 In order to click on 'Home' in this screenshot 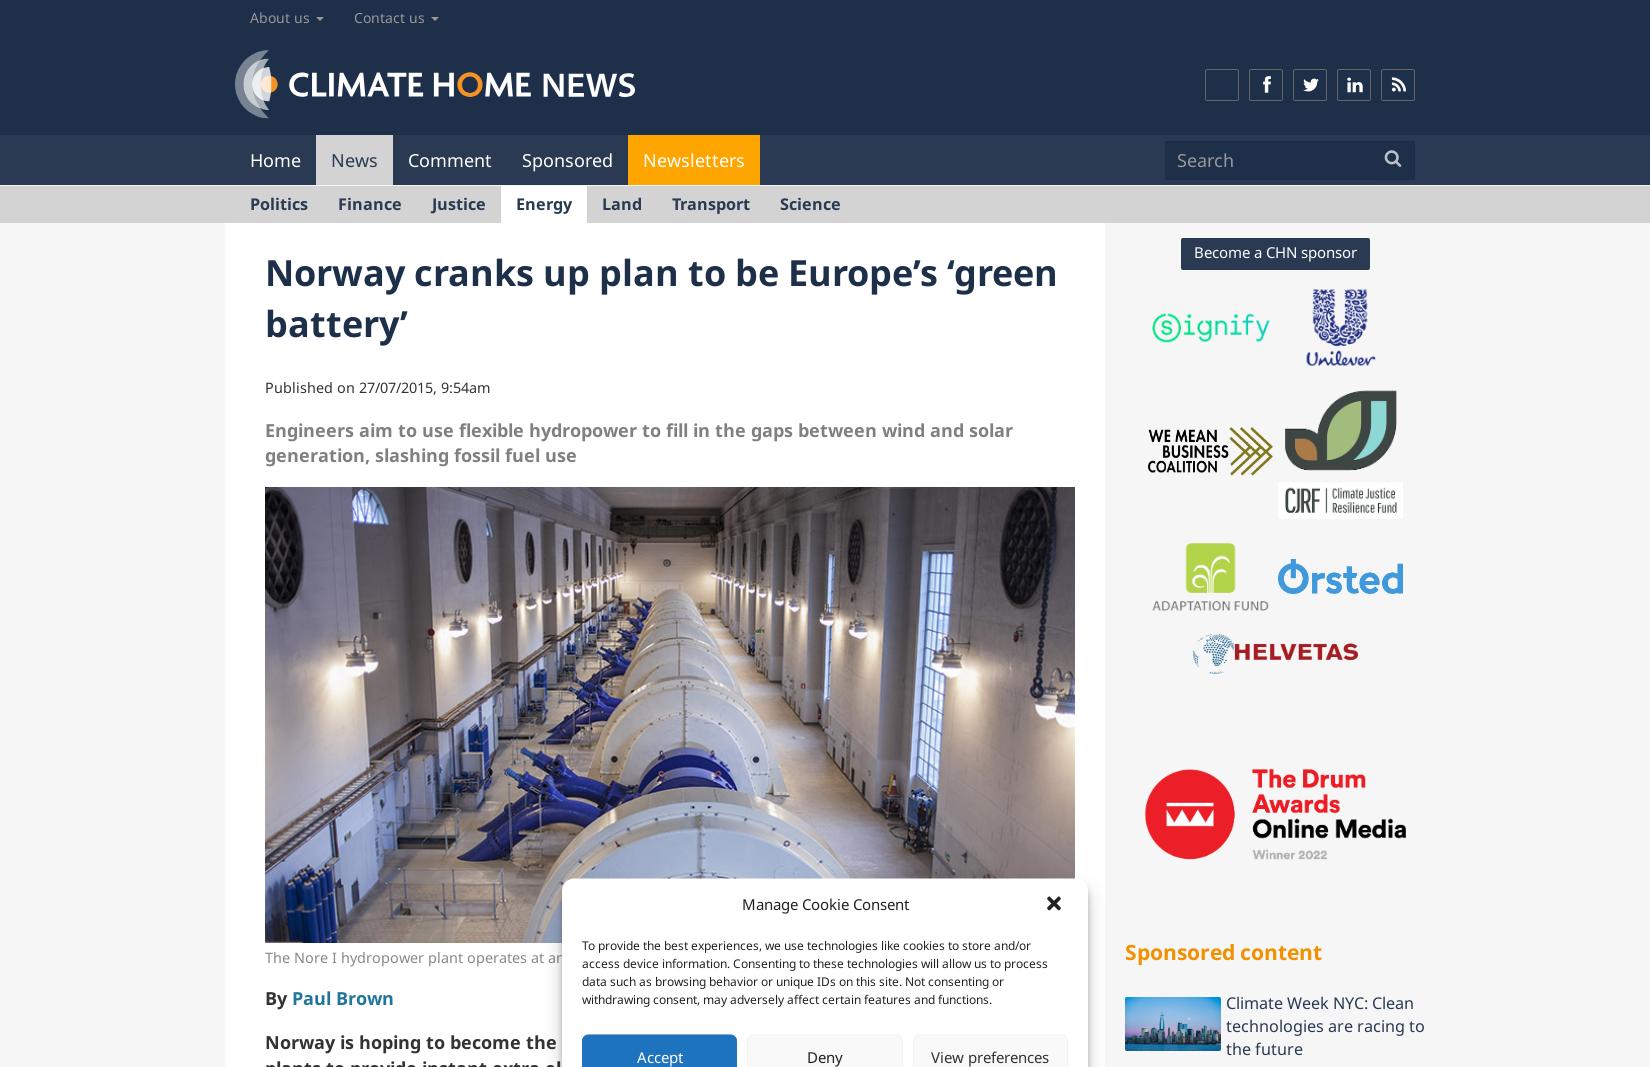, I will do `click(275, 157)`.